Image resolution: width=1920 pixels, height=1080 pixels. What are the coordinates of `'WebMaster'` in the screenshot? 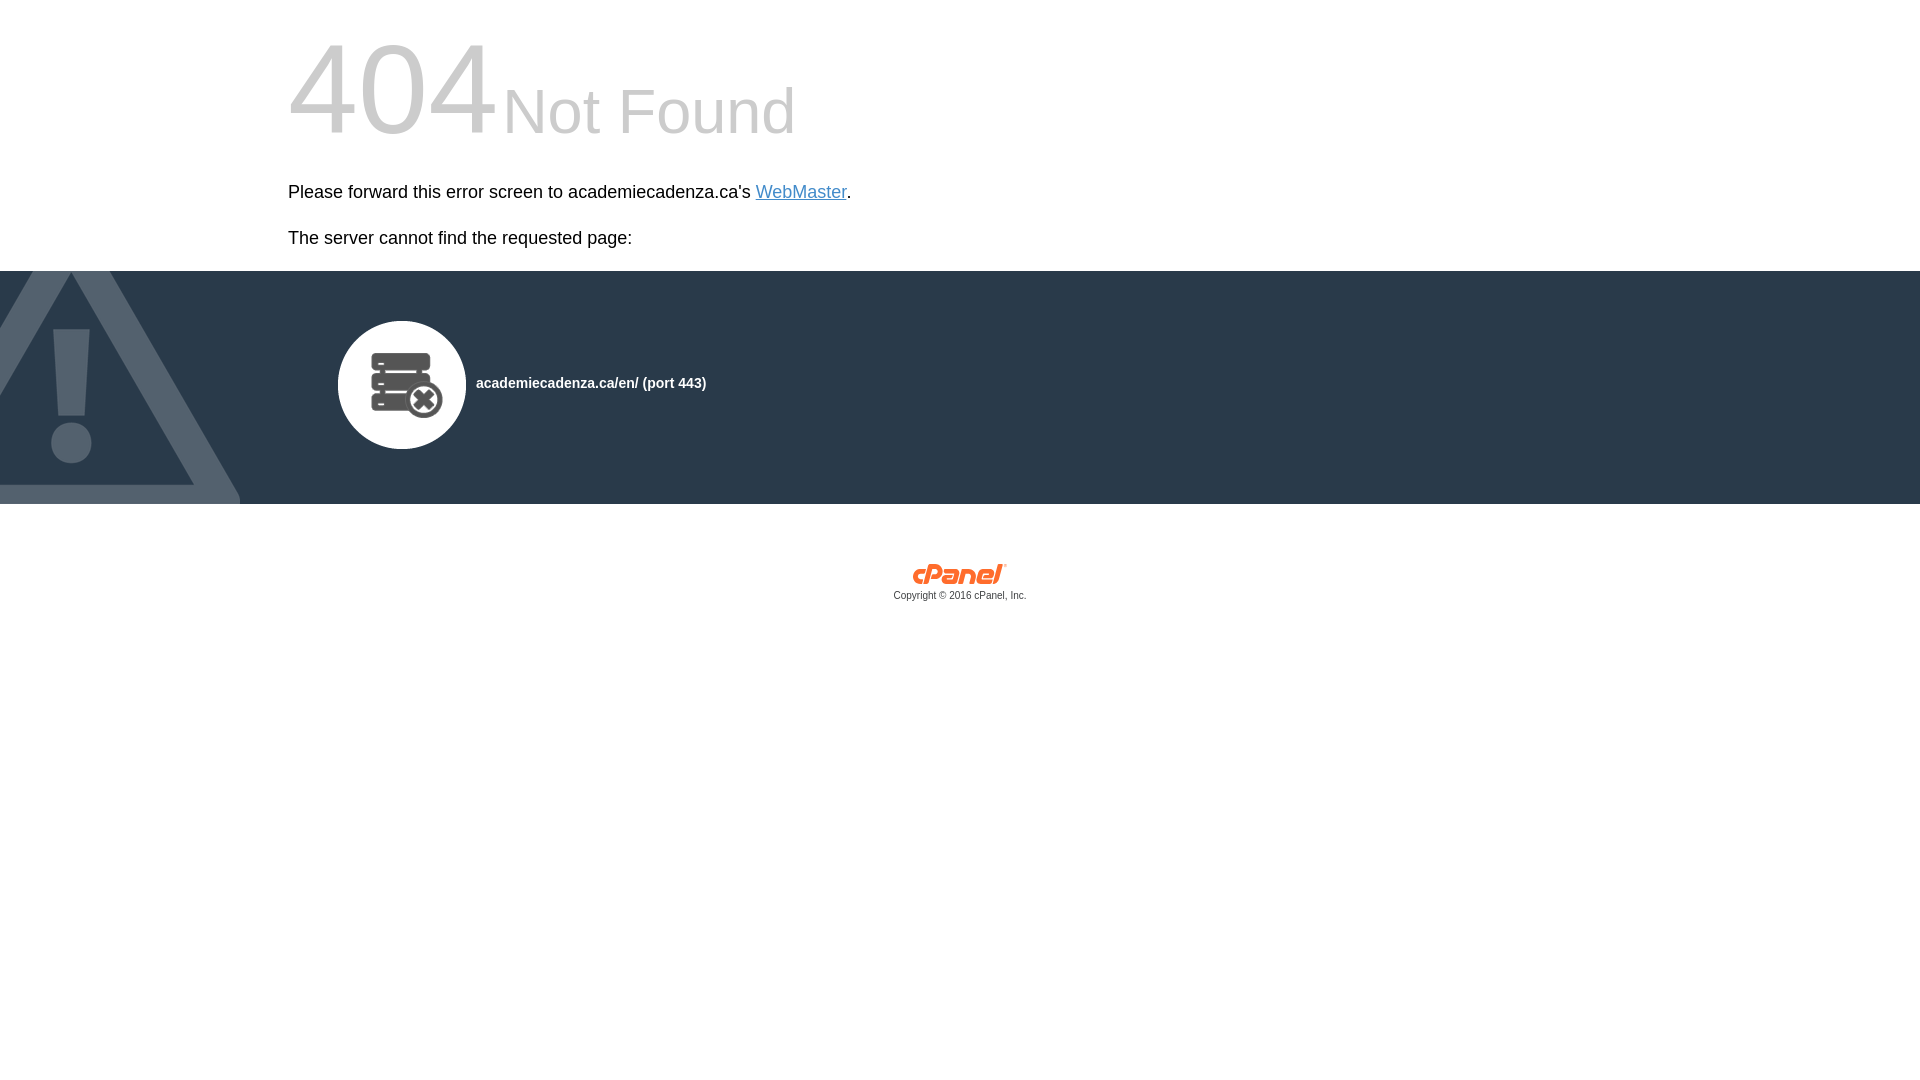 It's located at (801, 192).